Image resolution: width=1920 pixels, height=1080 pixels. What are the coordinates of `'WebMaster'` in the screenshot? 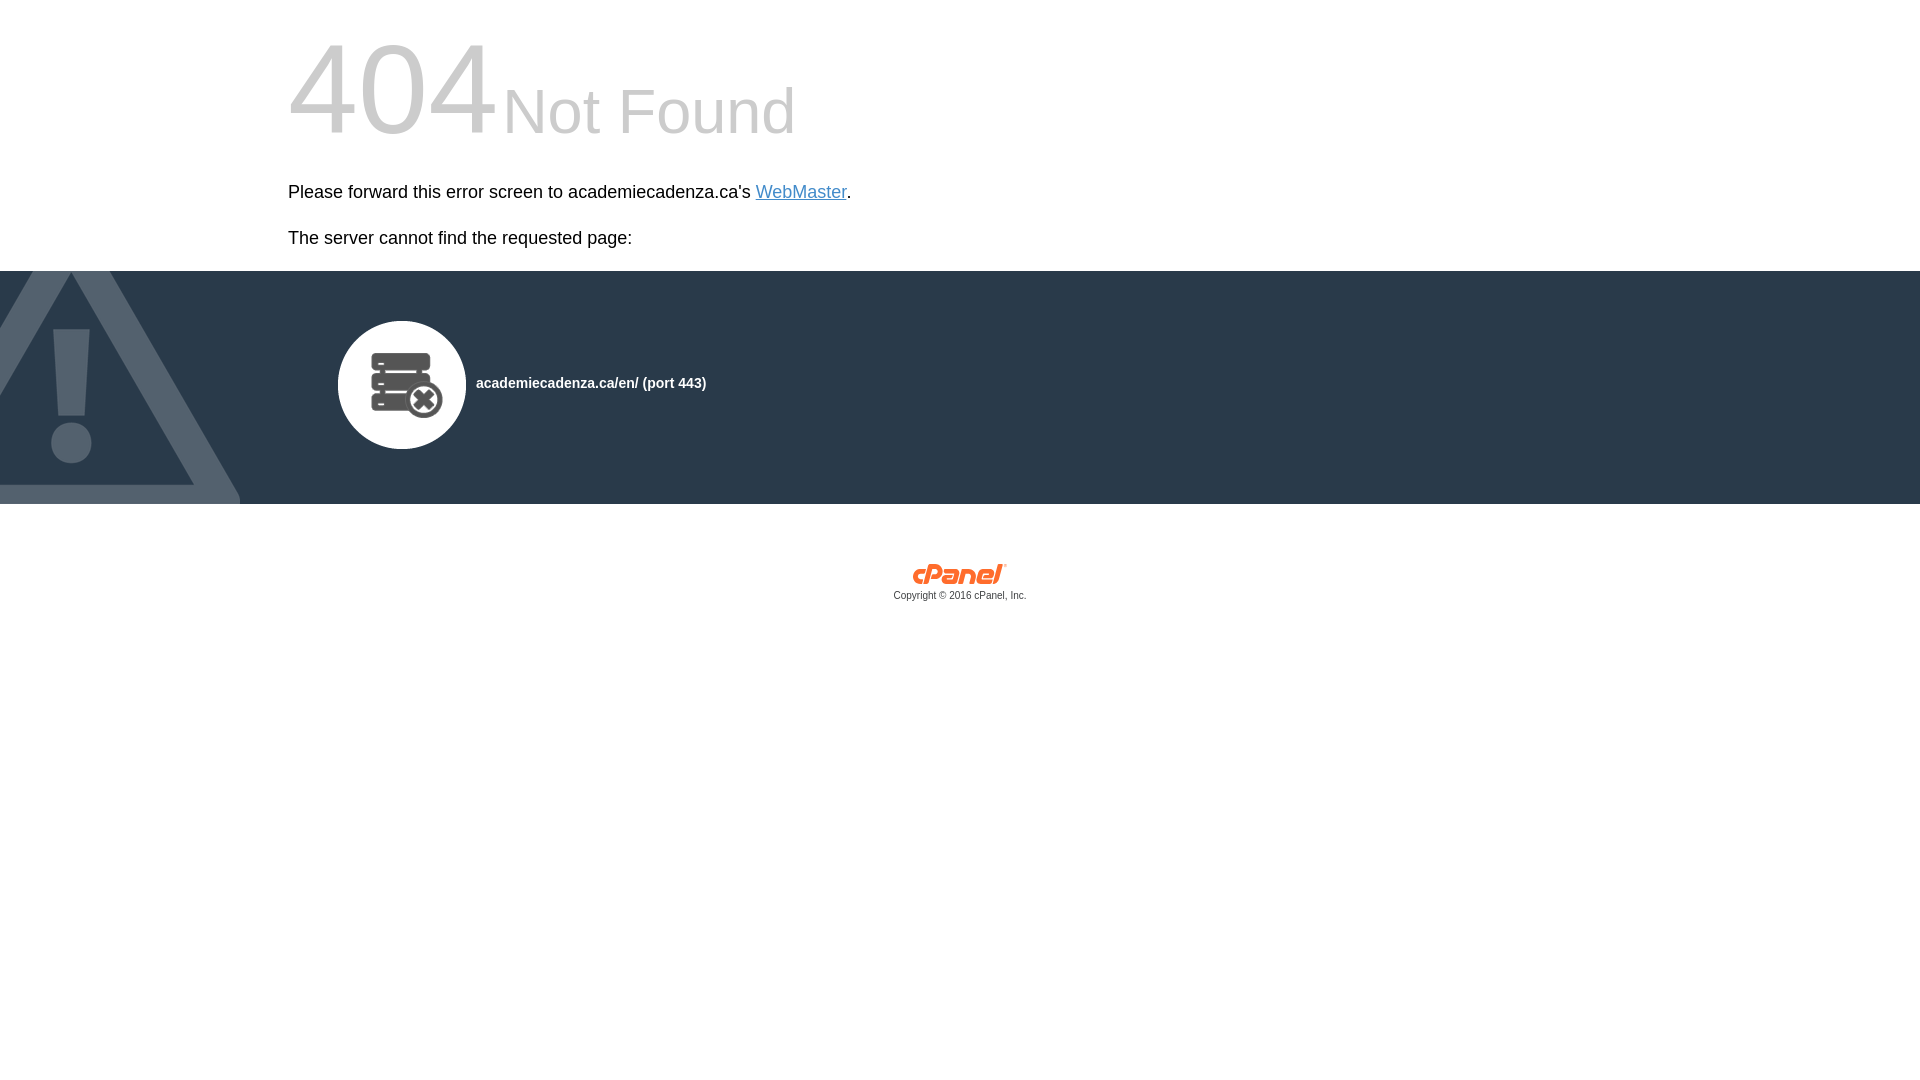 It's located at (801, 192).